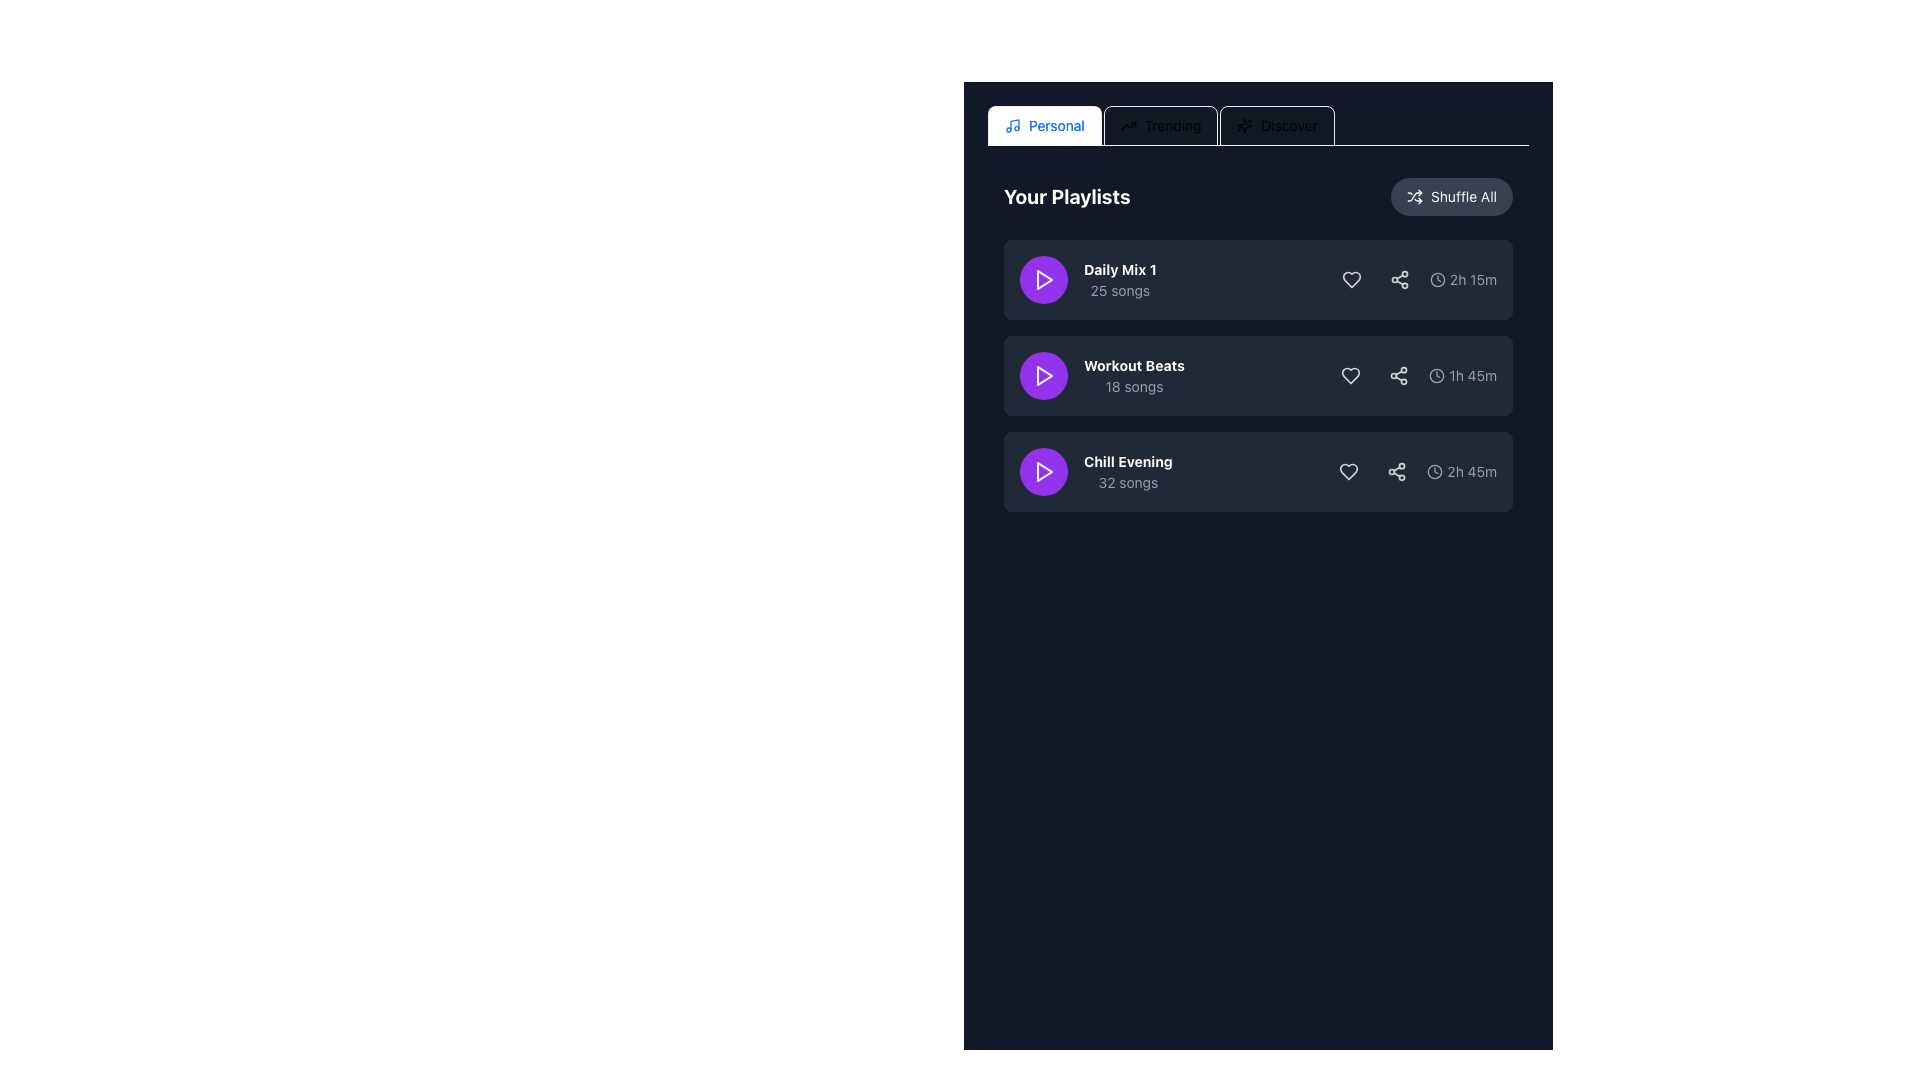 Image resolution: width=1920 pixels, height=1080 pixels. What do you see at coordinates (1473, 375) in the screenshot?
I see `information displayed in the text label showing '1h 45m', located at the bottom-right of the 'Workout Beats' playlist row` at bounding box center [1473, 375].